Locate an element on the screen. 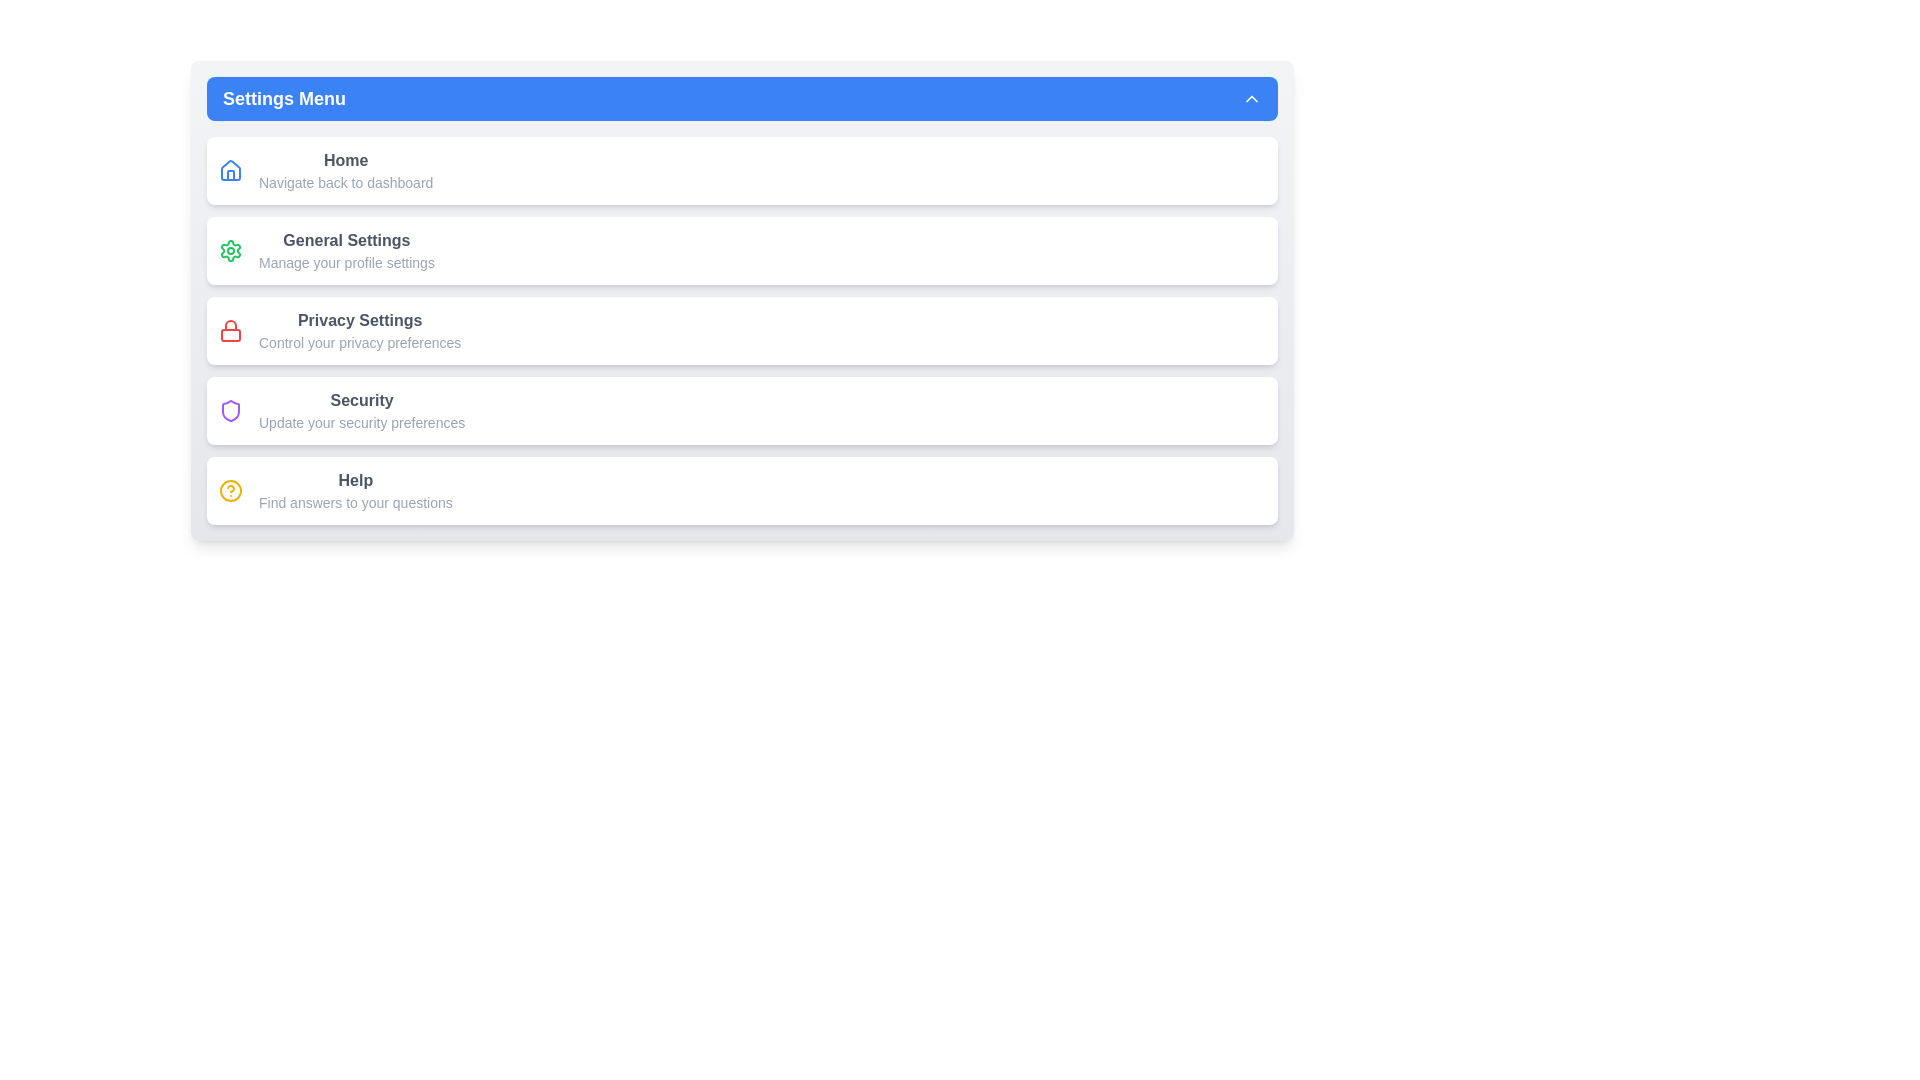  the text label that serves as a header for the section summarizing 'Update your security preferences' in the settings menu list is located at coordinates (362, 401).